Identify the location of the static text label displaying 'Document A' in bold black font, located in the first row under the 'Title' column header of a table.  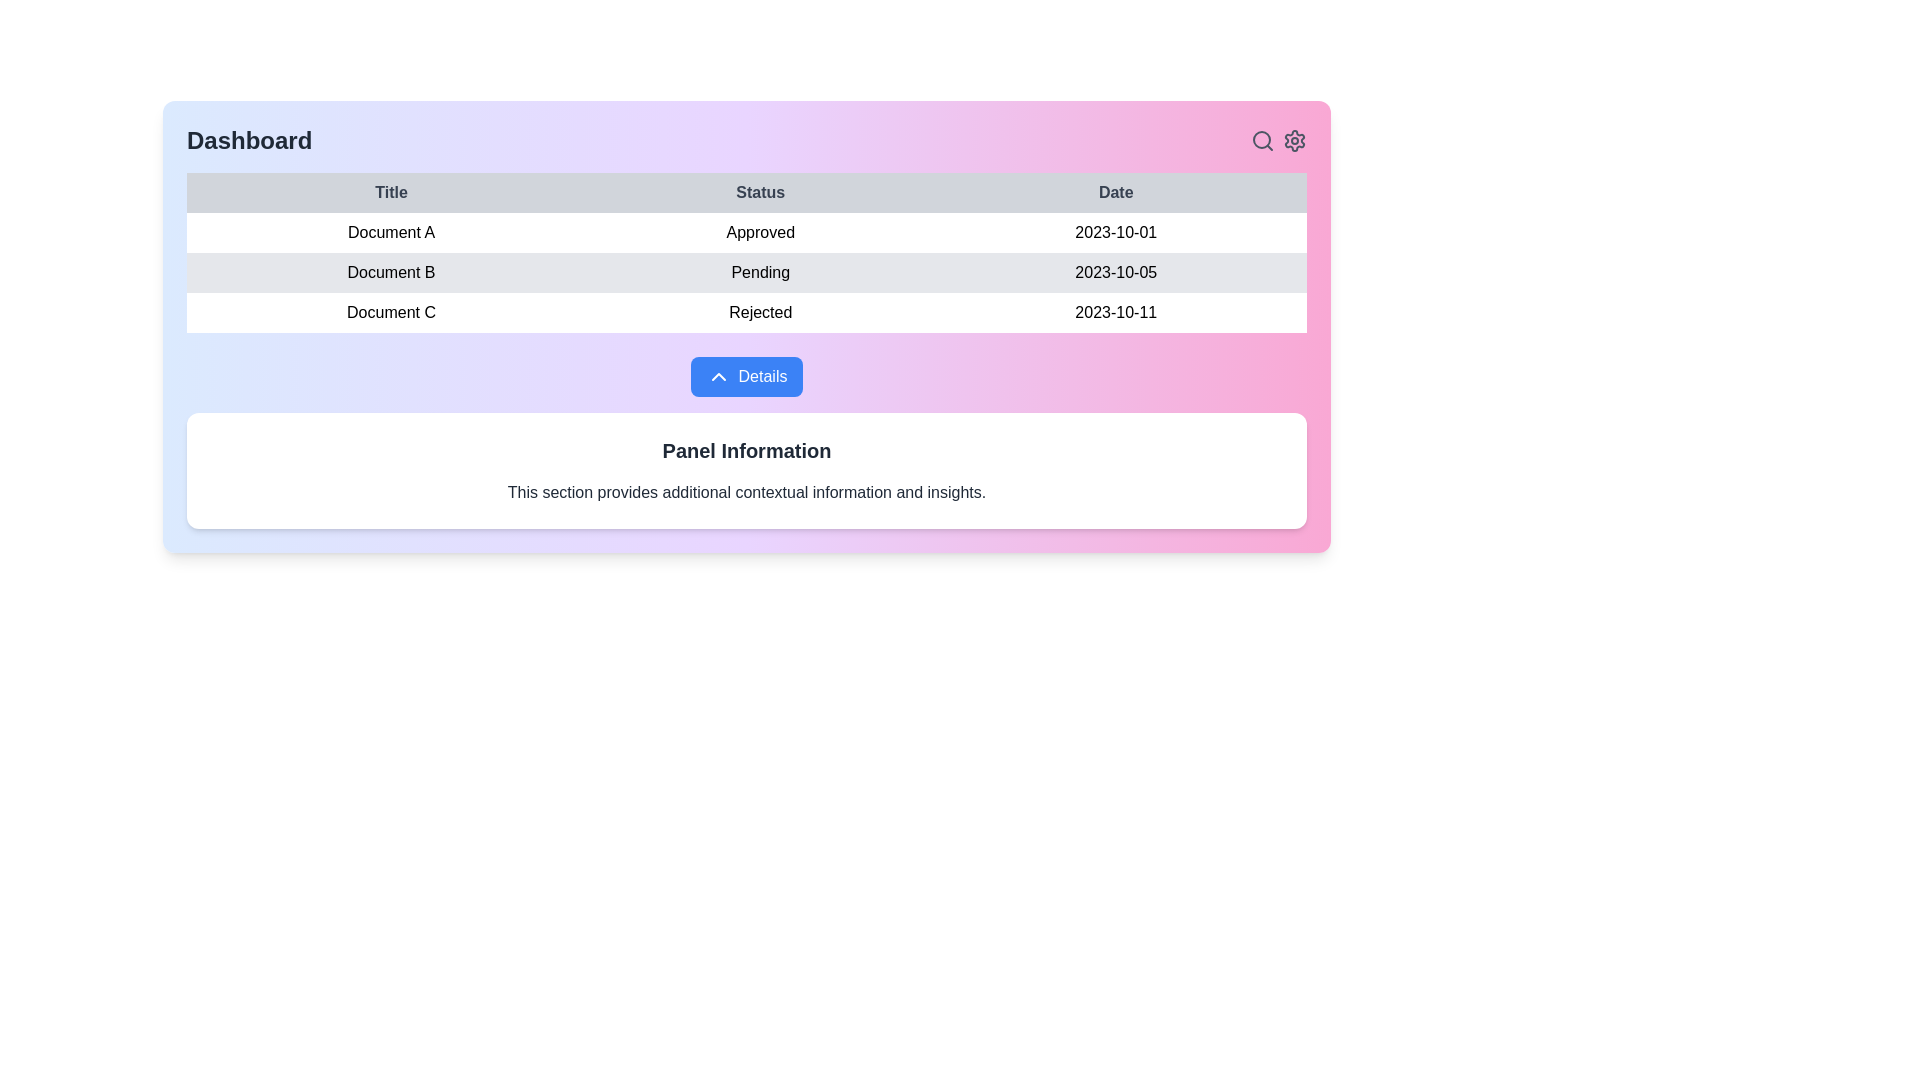
(391, 231).